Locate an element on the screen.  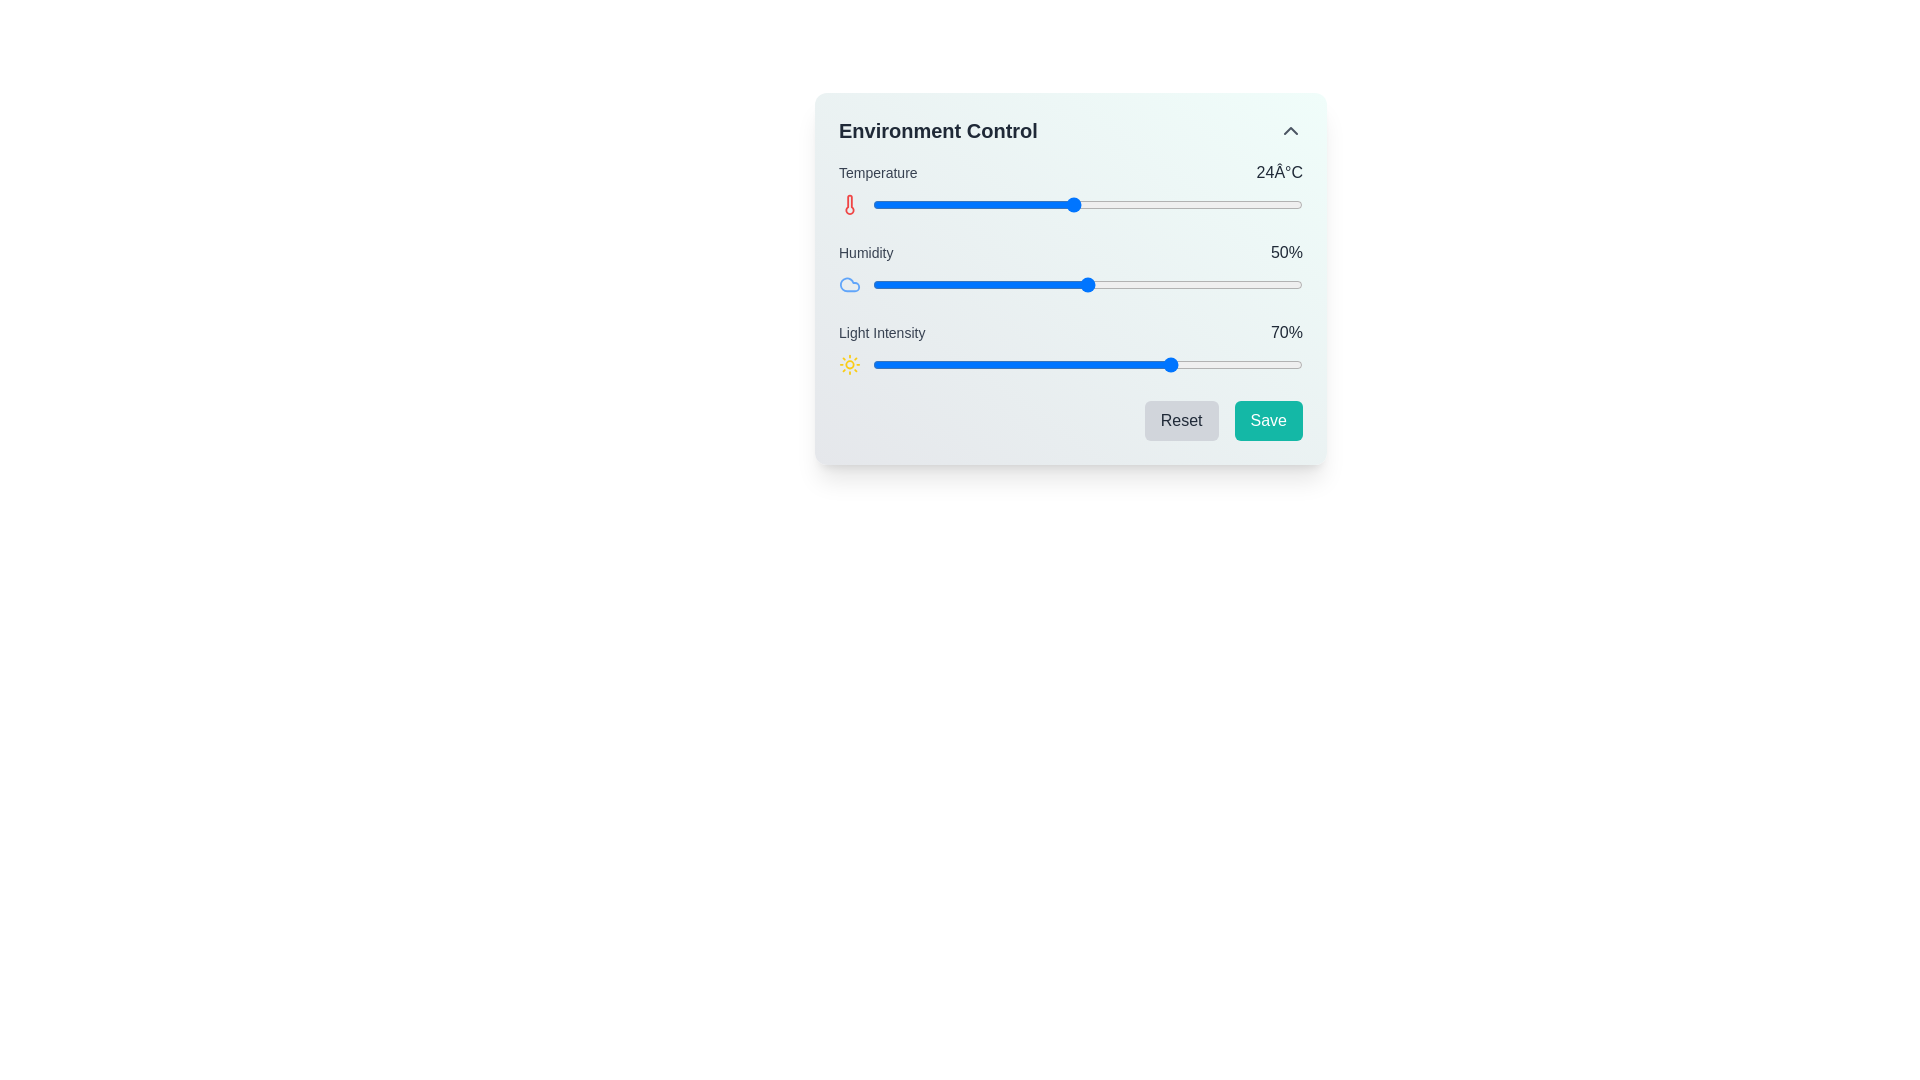
light intensity is located at coordinates (919, 365).